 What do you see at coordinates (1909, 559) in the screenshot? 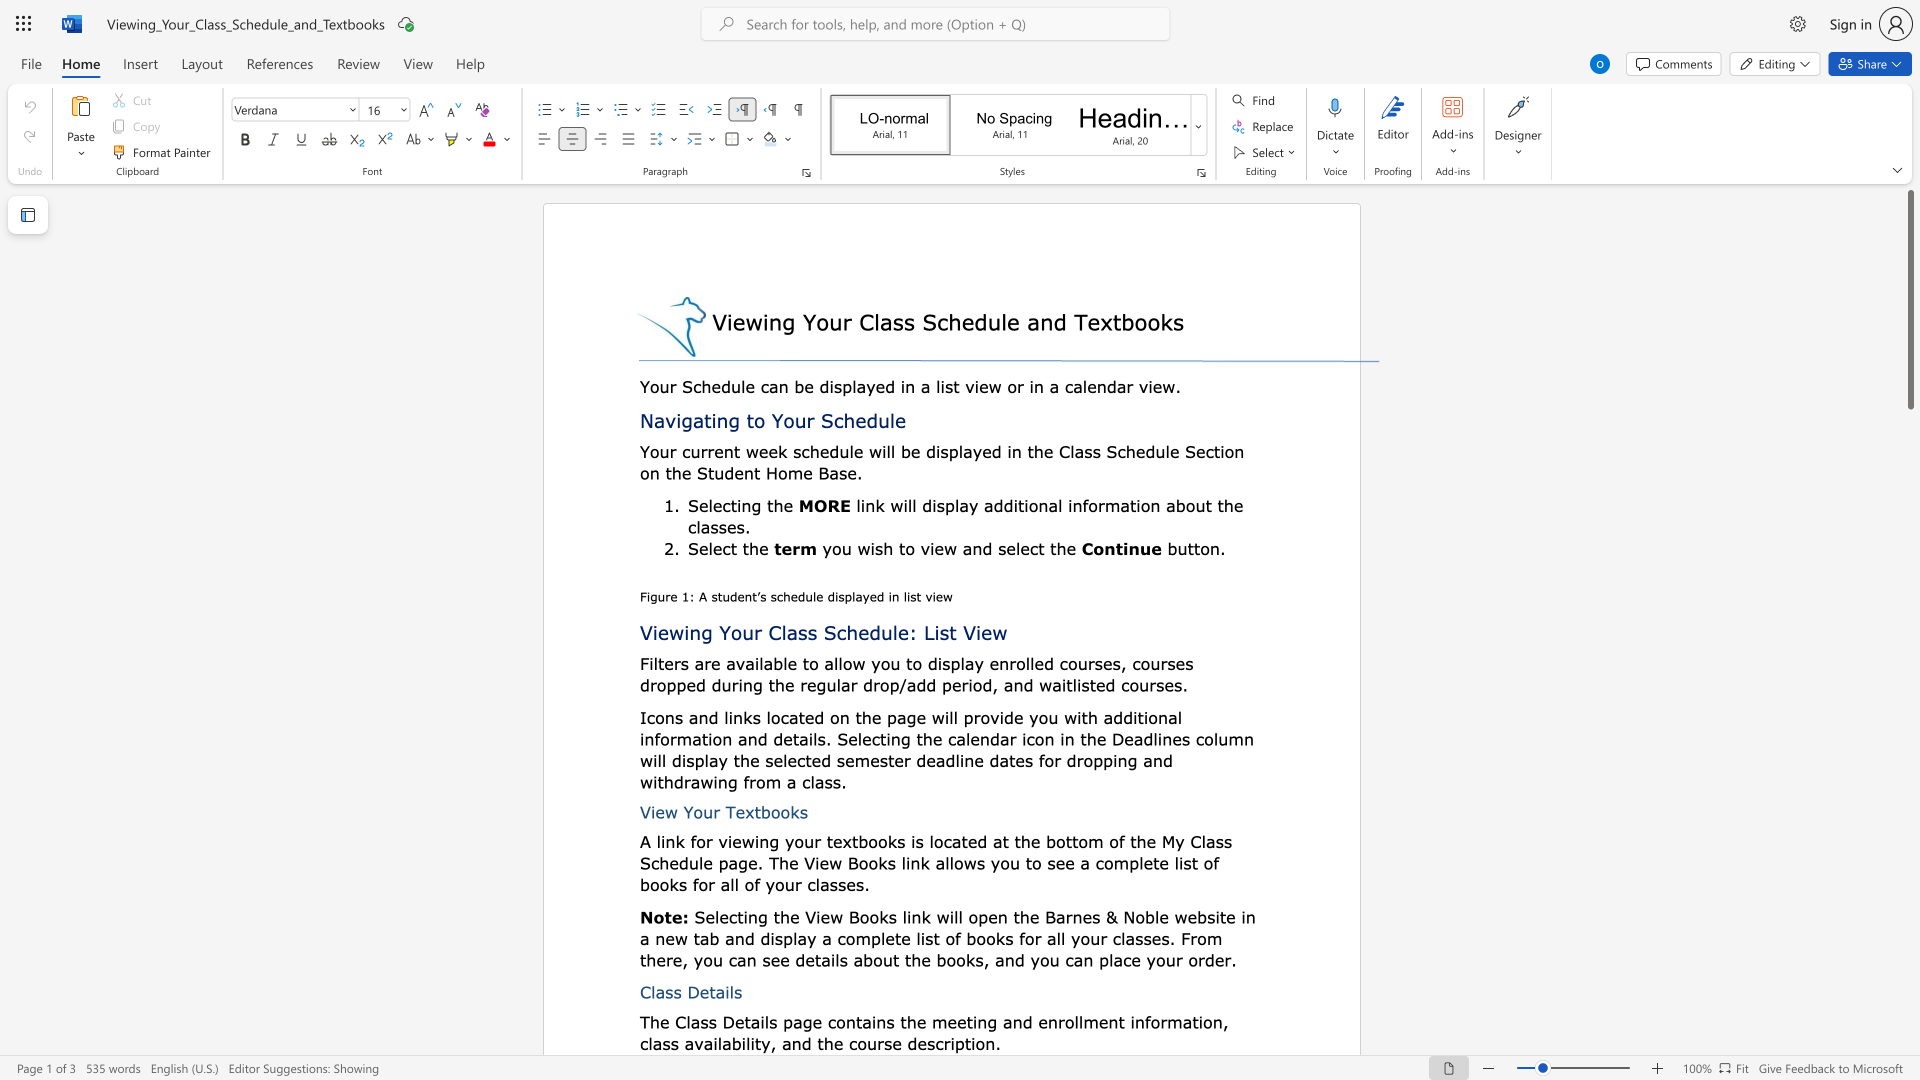
I see `the scrollbar to move the page down` at bounding box center [1909, 559].